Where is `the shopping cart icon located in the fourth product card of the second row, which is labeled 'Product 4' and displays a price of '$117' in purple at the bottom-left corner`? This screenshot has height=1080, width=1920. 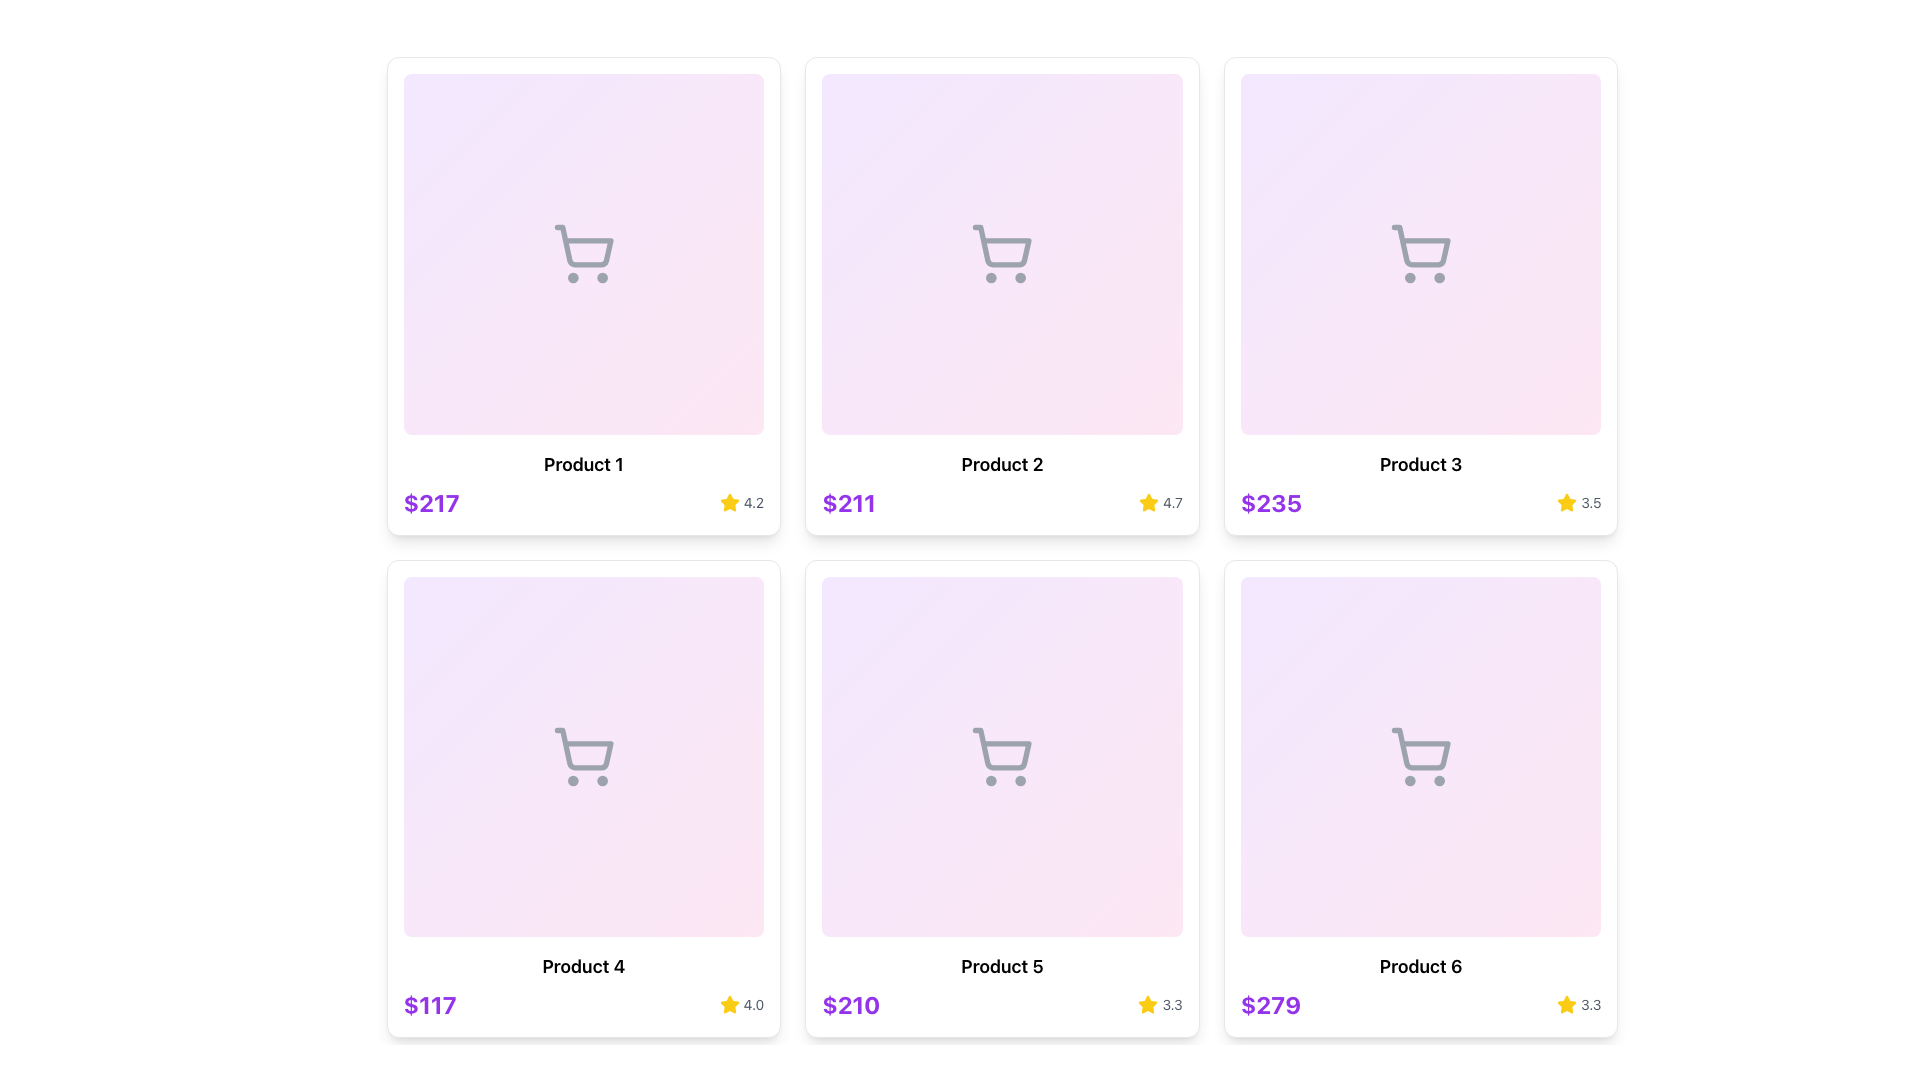 the shopping cart icon located in the fourth product card of the second row, which is labeled 'Product 4' and displays a price of '$117' in purple at the bottom-left corner is located at coordinates (582, 756).